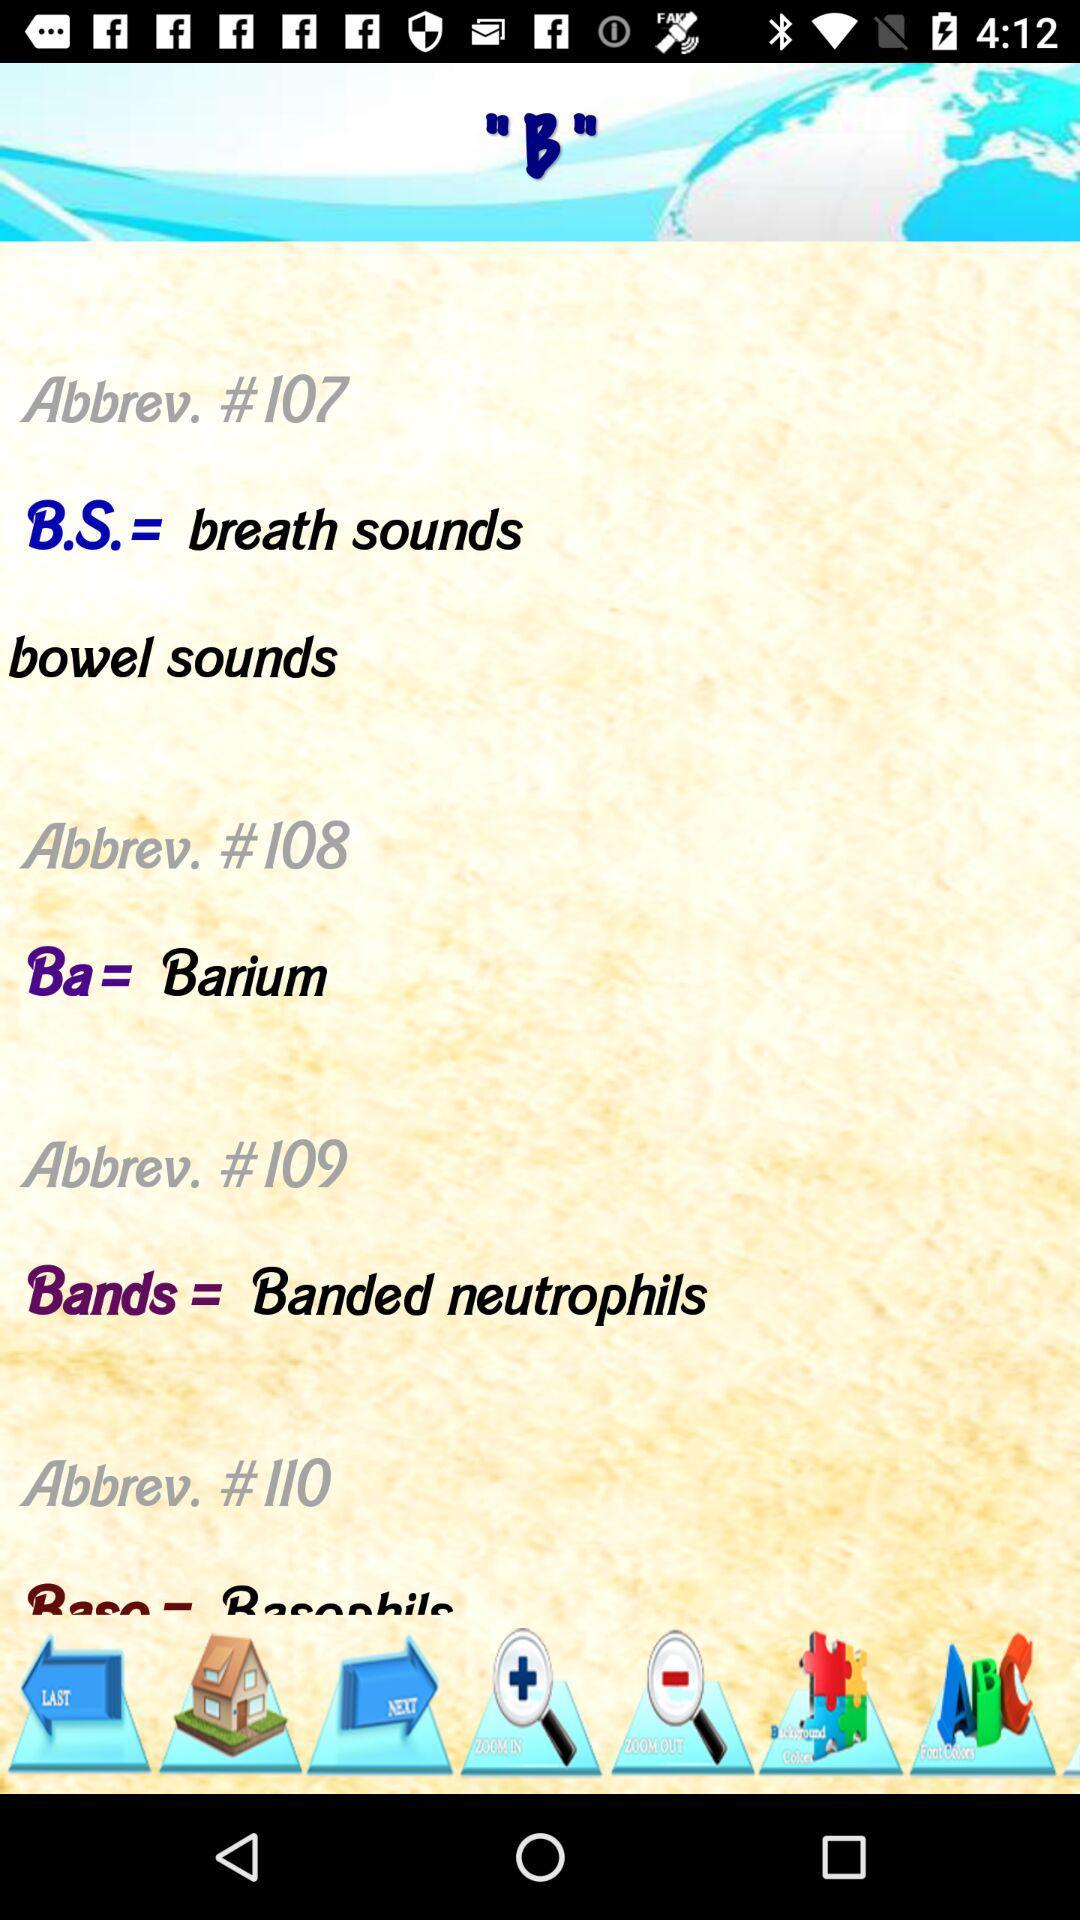 This screenshot has height=1920, width=1080. Describe the element at coordinates (981, 1702) in the screenshot. I see `open the menu-item` at that location.